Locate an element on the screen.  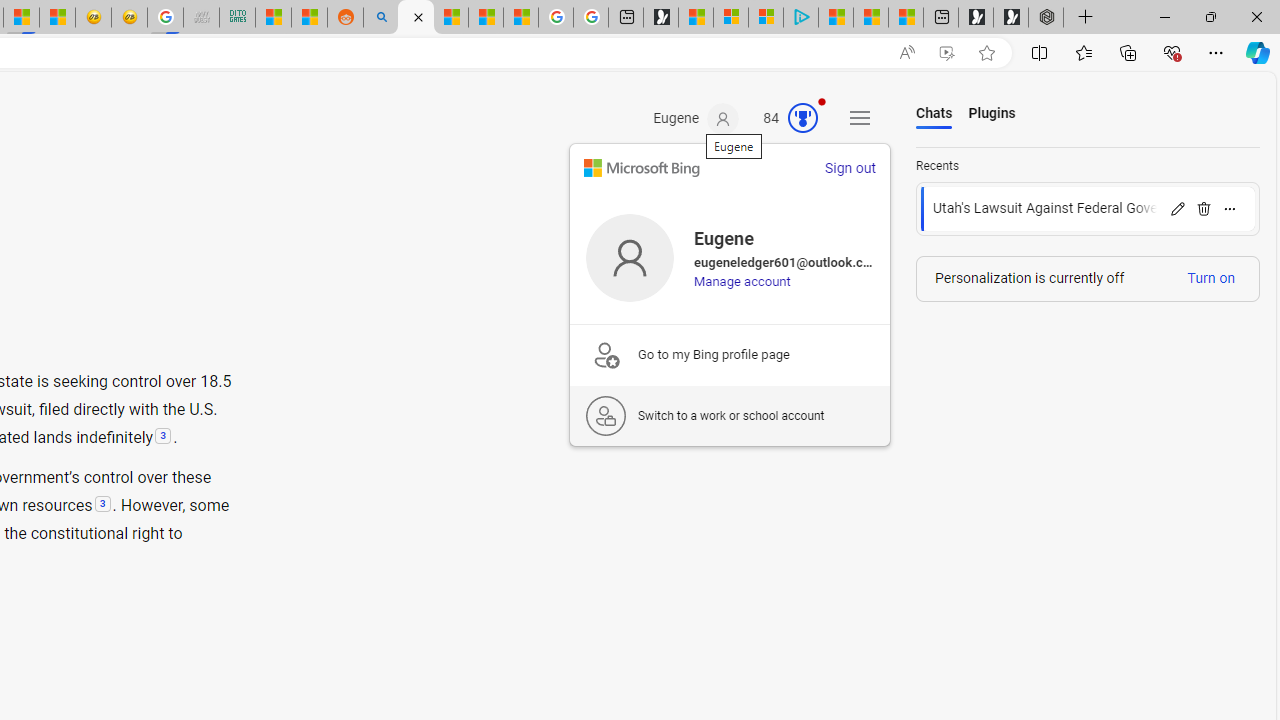
'Animation' is located at coordinates (821, 101).